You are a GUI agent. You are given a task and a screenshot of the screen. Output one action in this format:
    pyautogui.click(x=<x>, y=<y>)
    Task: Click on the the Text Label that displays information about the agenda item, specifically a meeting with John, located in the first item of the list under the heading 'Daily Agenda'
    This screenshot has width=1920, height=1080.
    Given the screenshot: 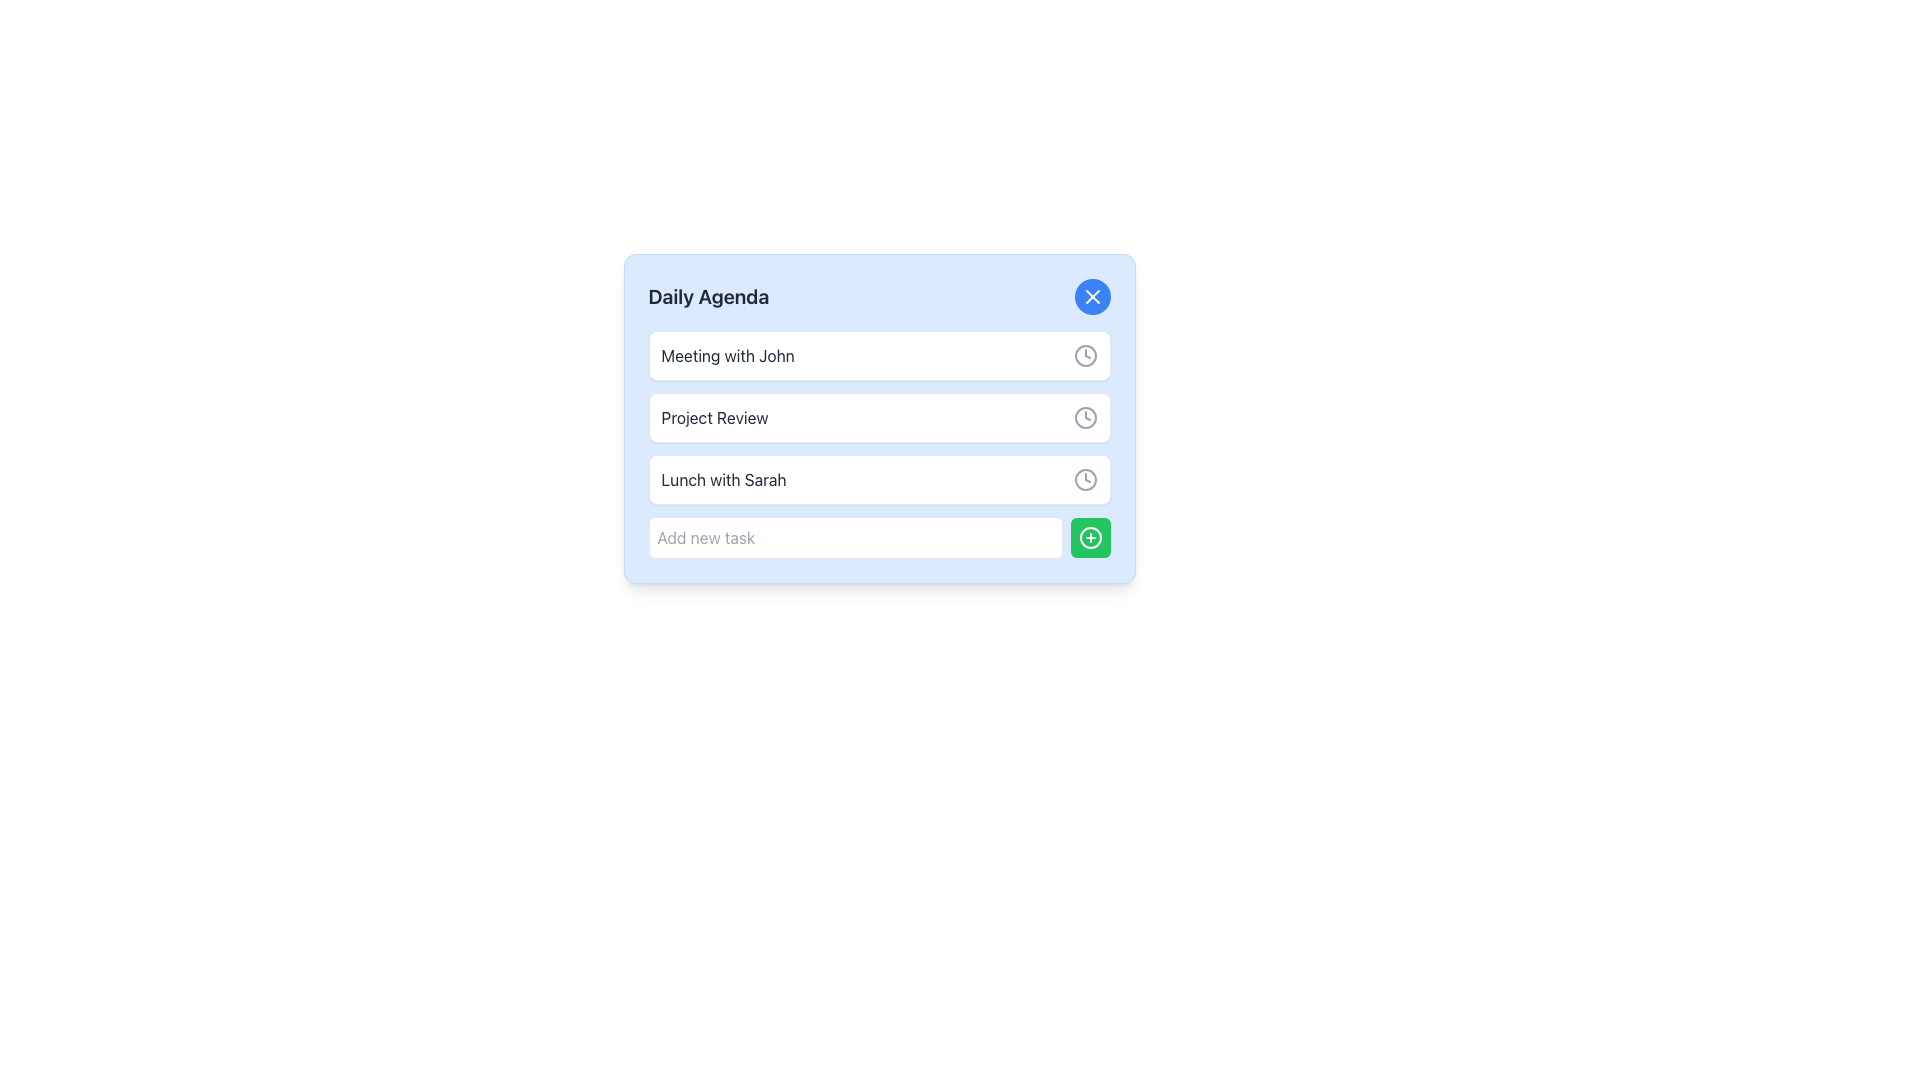 What is the action you would take?
    pyautogui.click(x=727, y=354)
    